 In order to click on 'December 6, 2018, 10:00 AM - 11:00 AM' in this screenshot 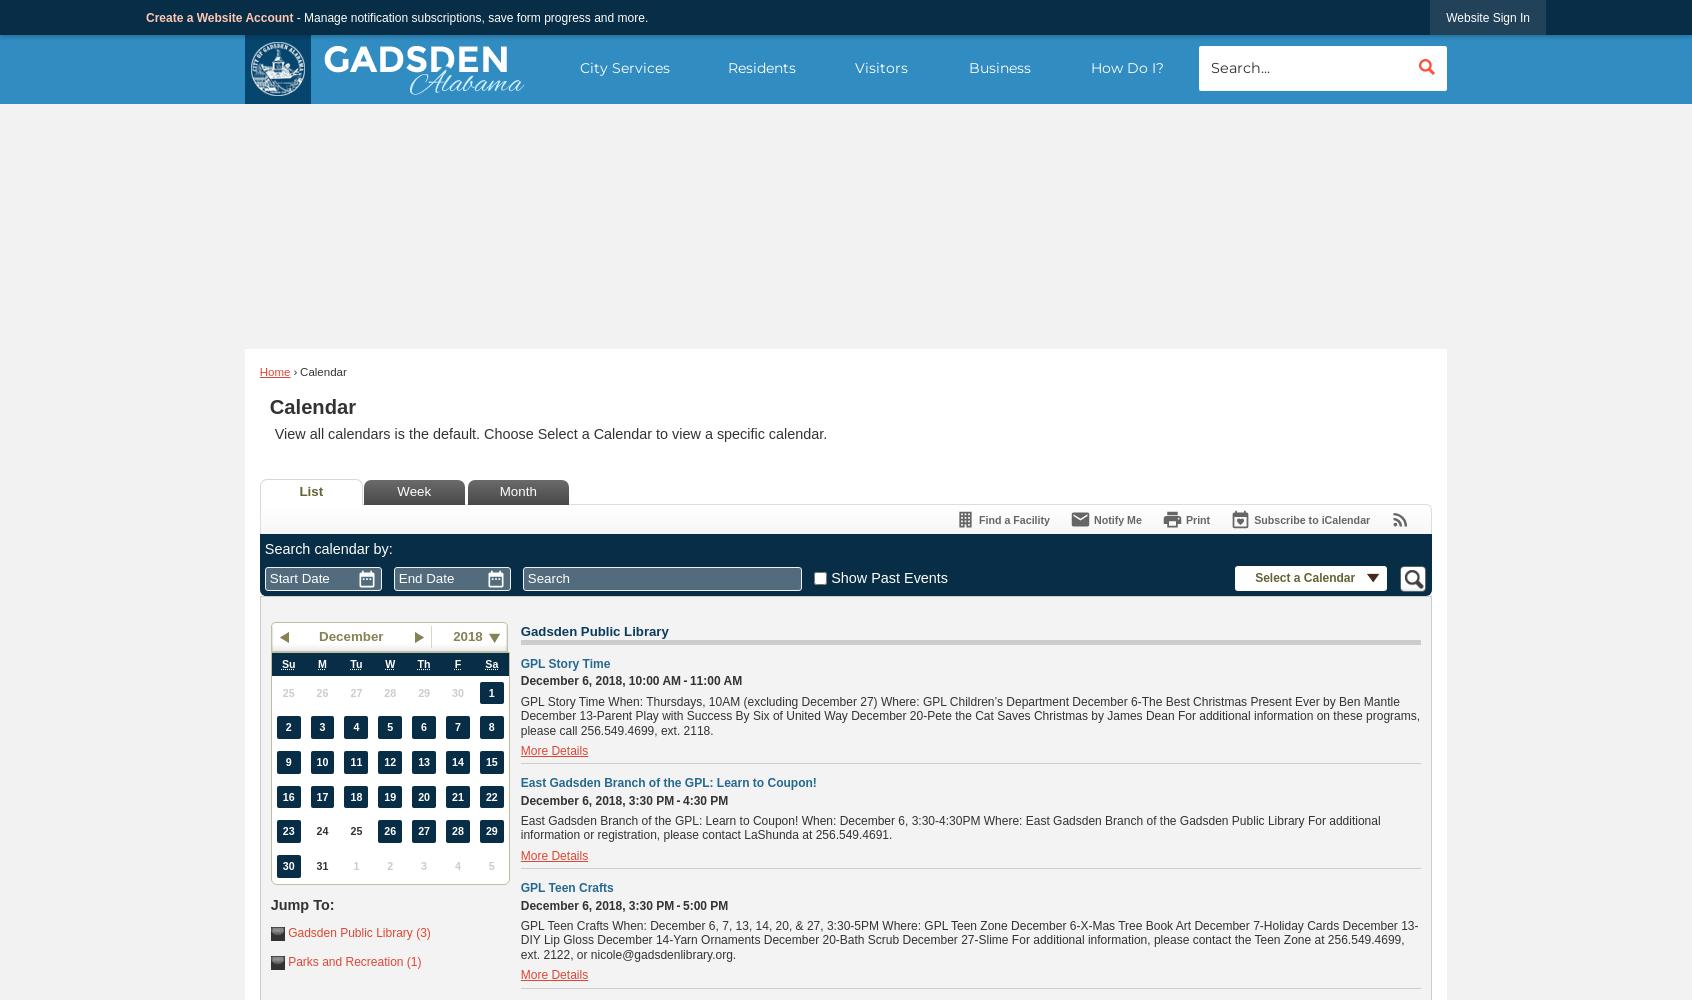, I will do `click(629, 681)`.